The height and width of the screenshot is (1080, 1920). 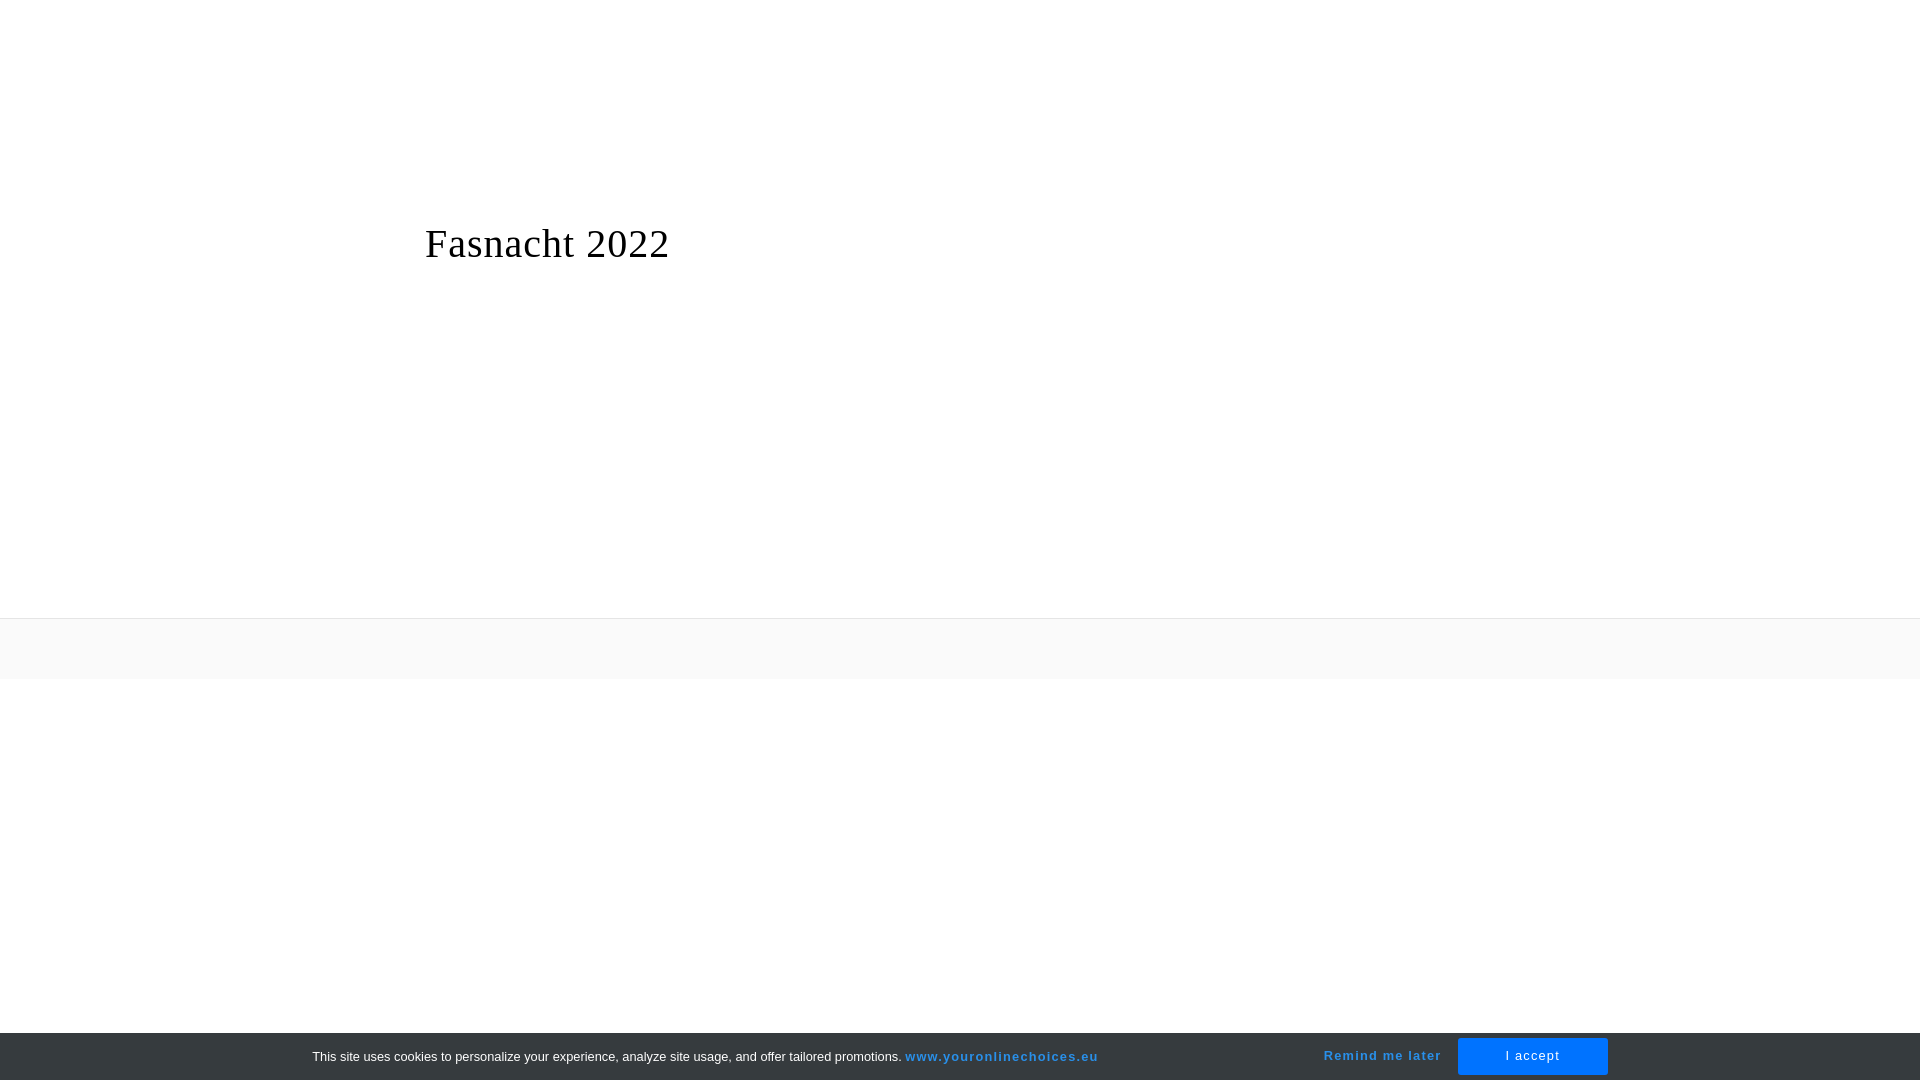 What do you see at coordinates (904, 1055) in the screenshot?
I see `'www.youronlinechoices.eu'` at bounding box center [904, 1055].